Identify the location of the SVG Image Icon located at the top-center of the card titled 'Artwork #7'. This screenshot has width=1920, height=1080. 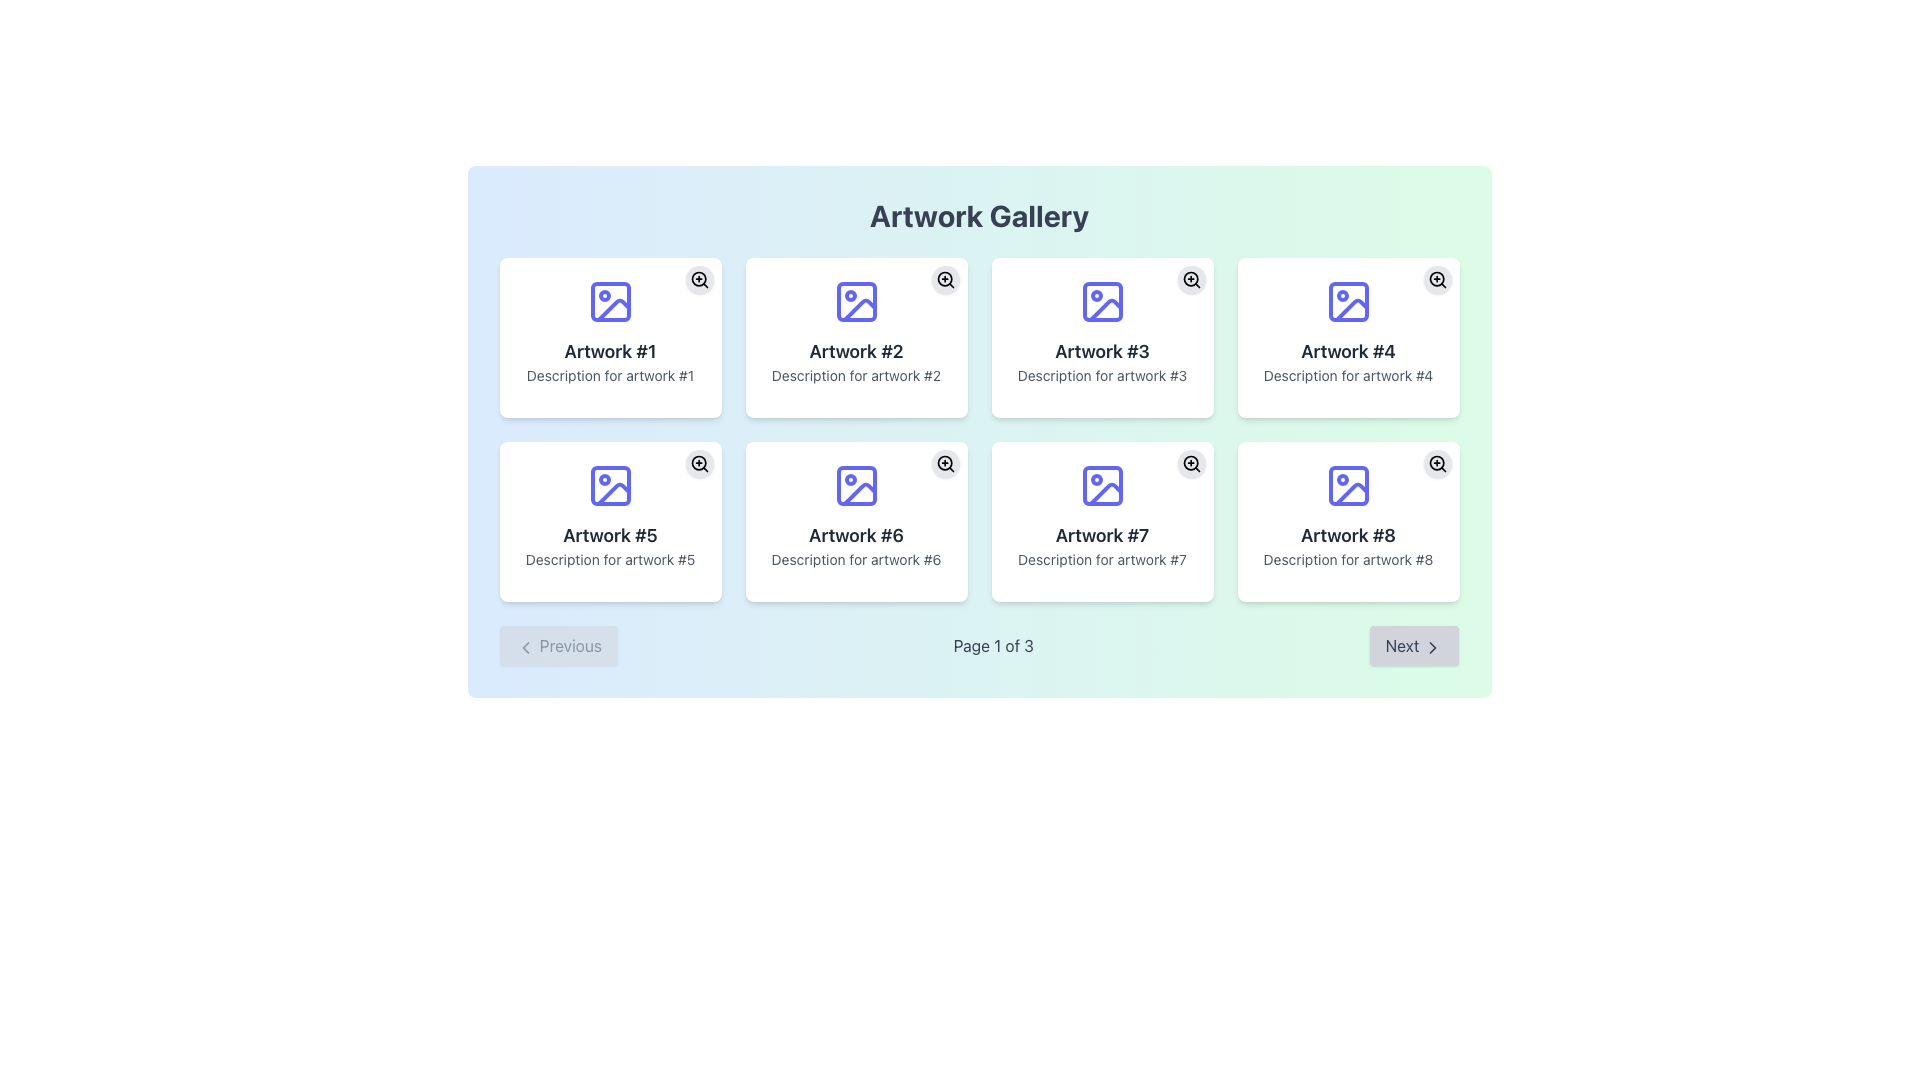
(1101, 486).